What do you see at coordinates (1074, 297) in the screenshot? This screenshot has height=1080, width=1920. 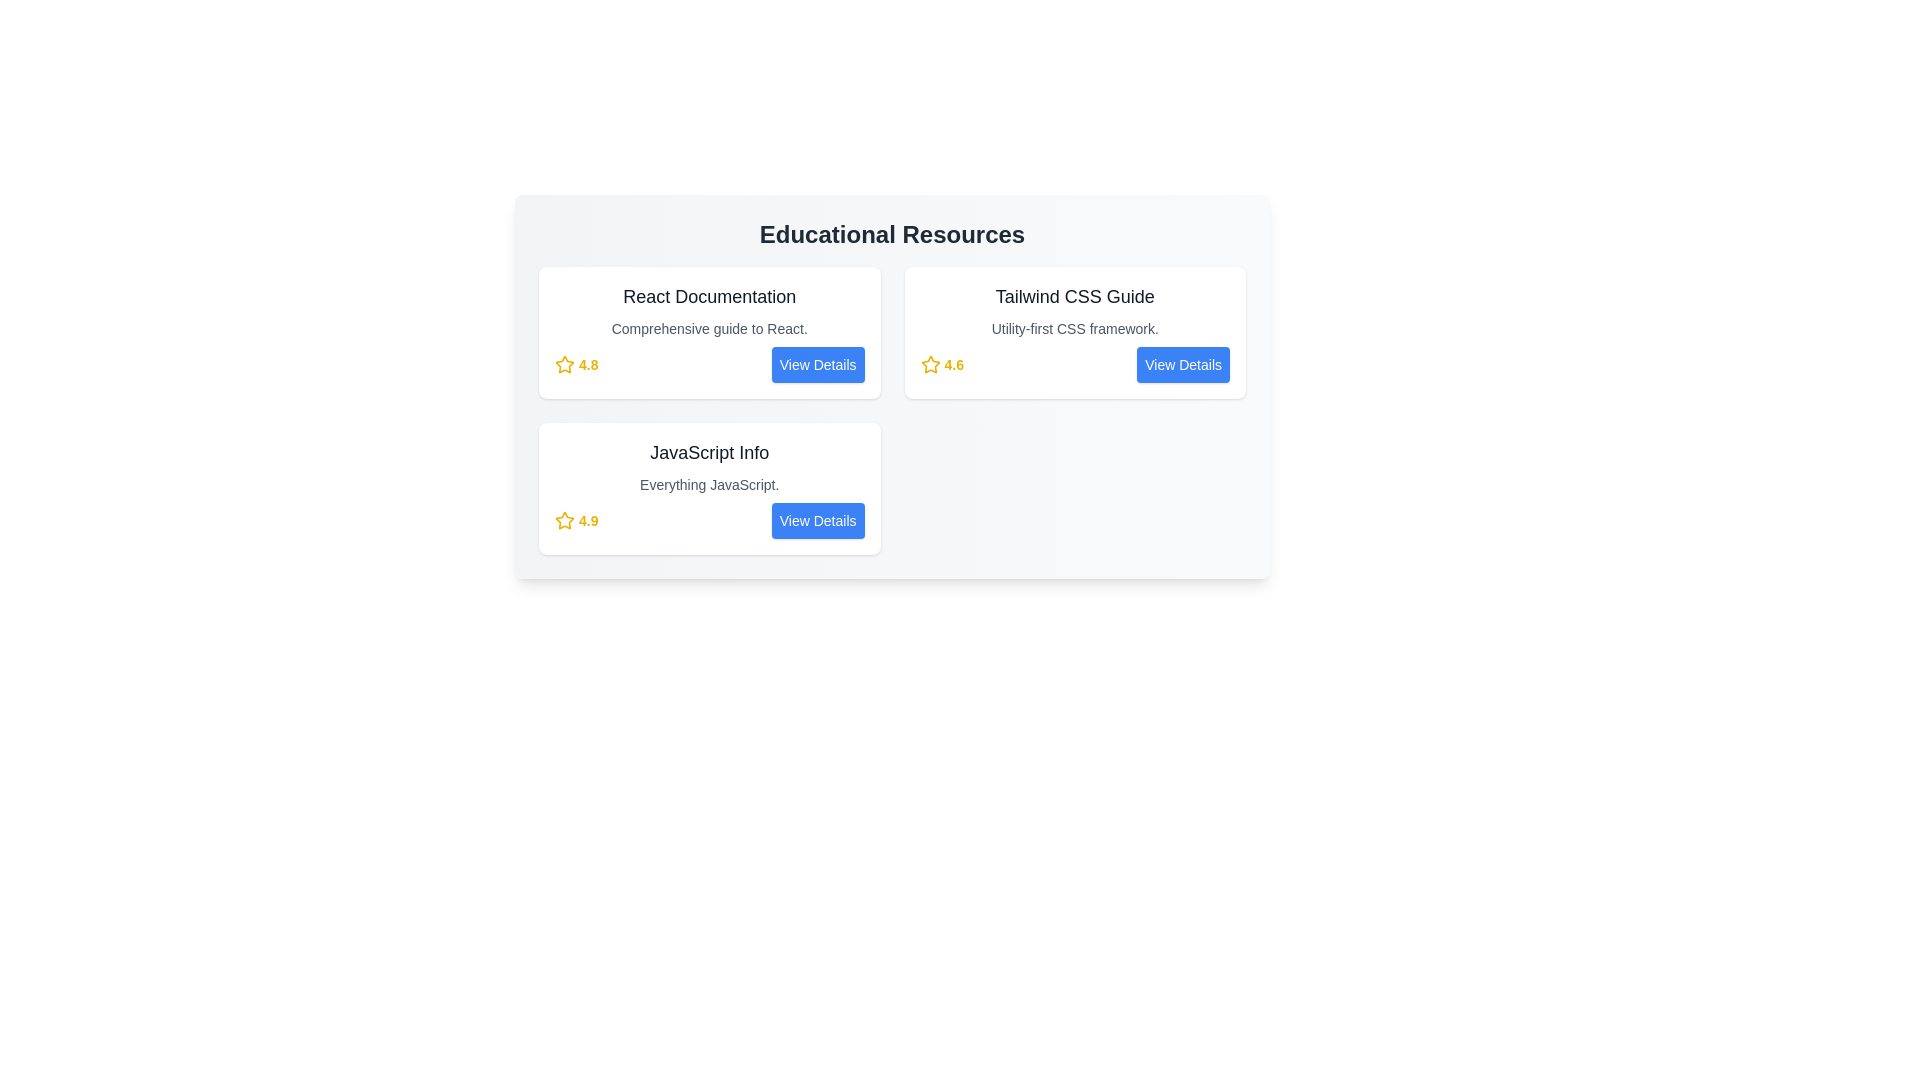 I see `the title of the resource Tailwind CSS Guide` at bounding box center [1074, 297].